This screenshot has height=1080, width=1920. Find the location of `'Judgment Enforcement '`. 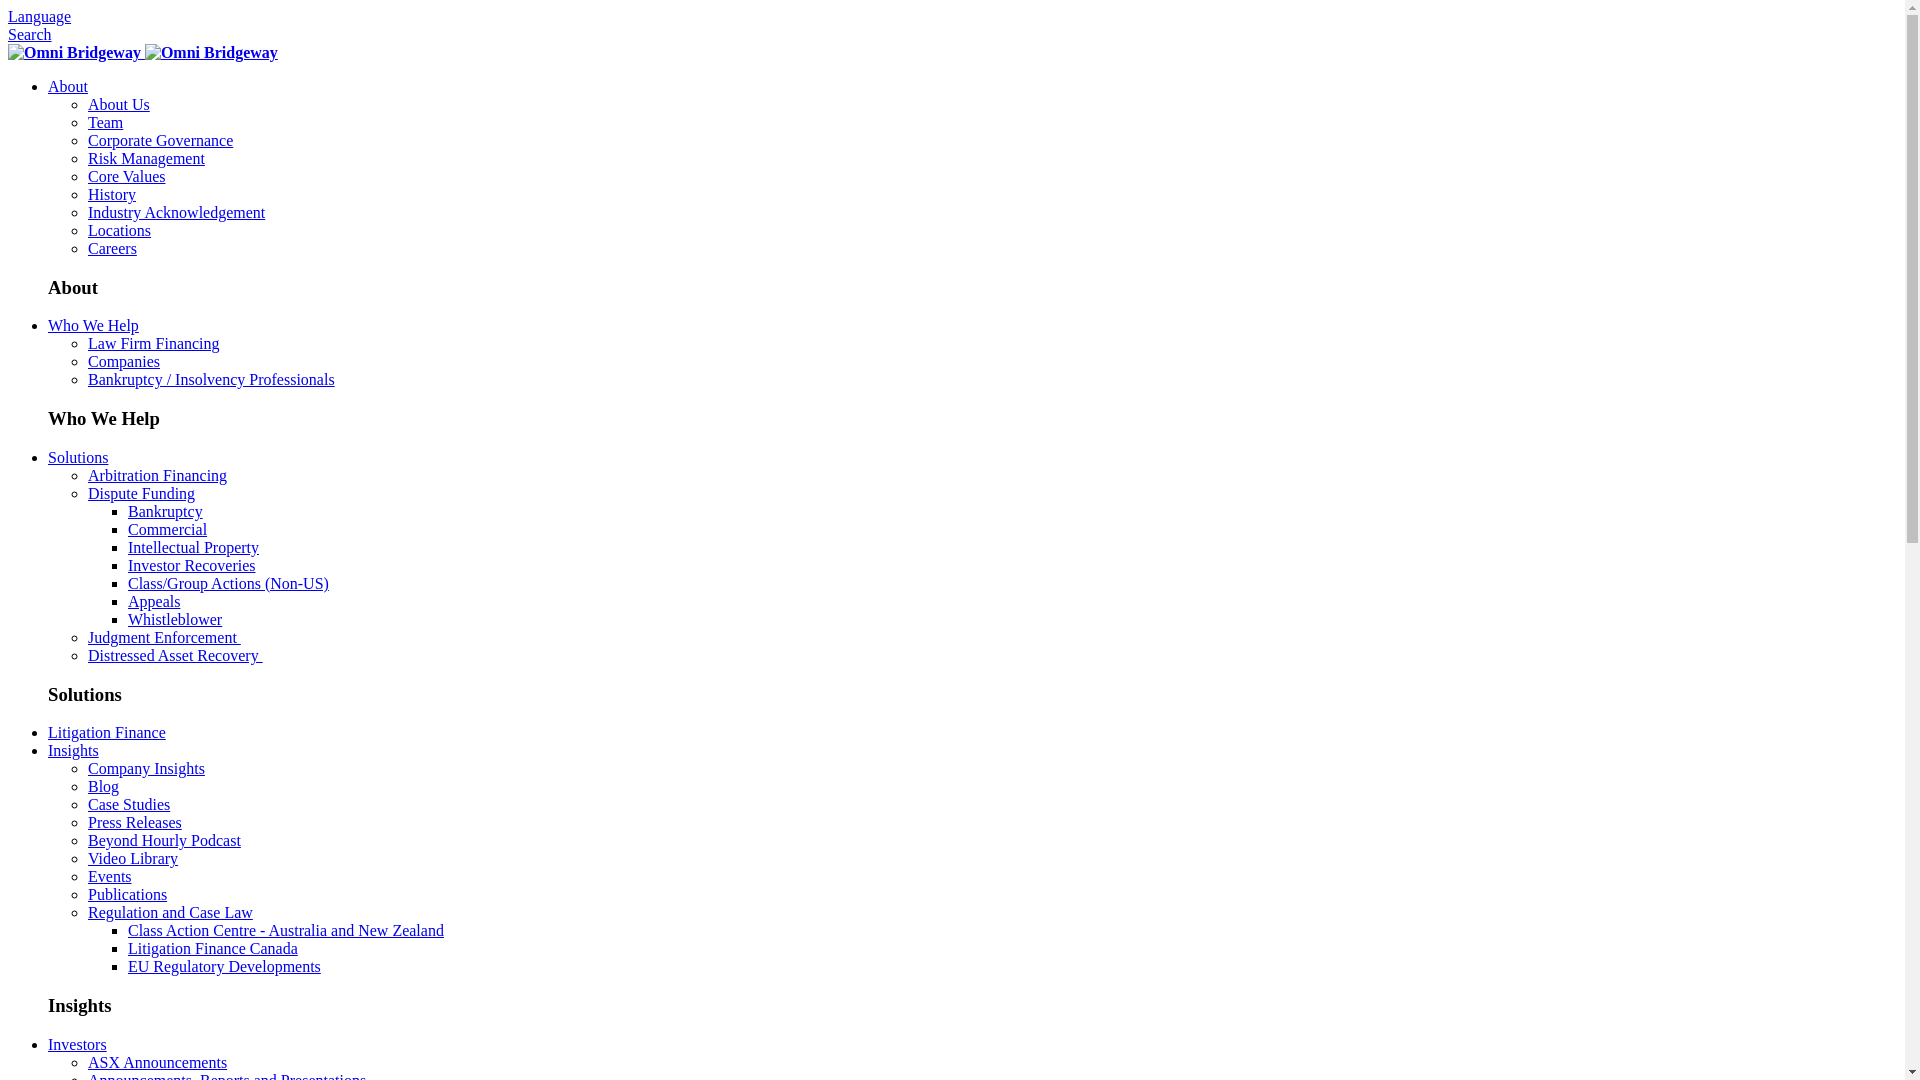

'Judgment Enforcement ' is located at coordinates (164, 637).